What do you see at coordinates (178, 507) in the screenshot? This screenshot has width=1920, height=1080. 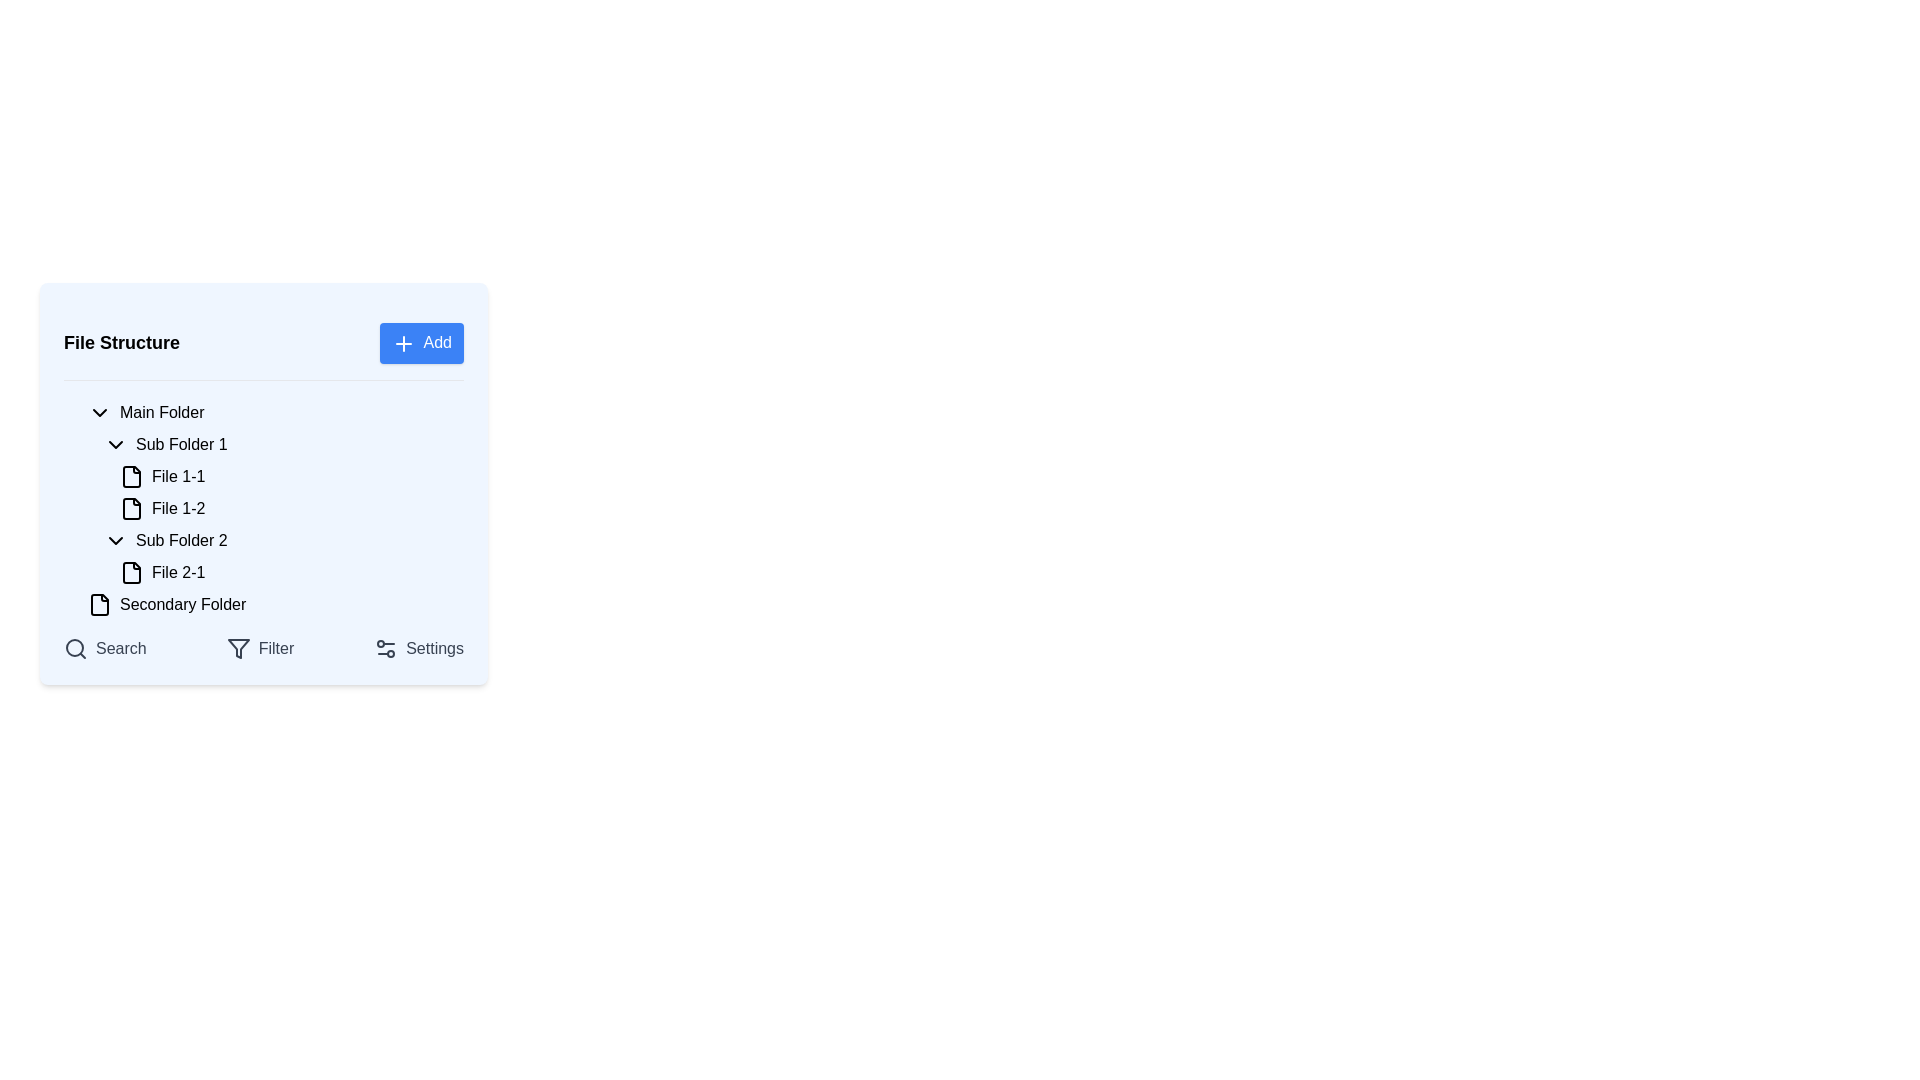 I see `the second file entry labeled as 'File 1-2' within the 'Sub Folder 1' of the file navigator interface` at bounding box center [178, 507].